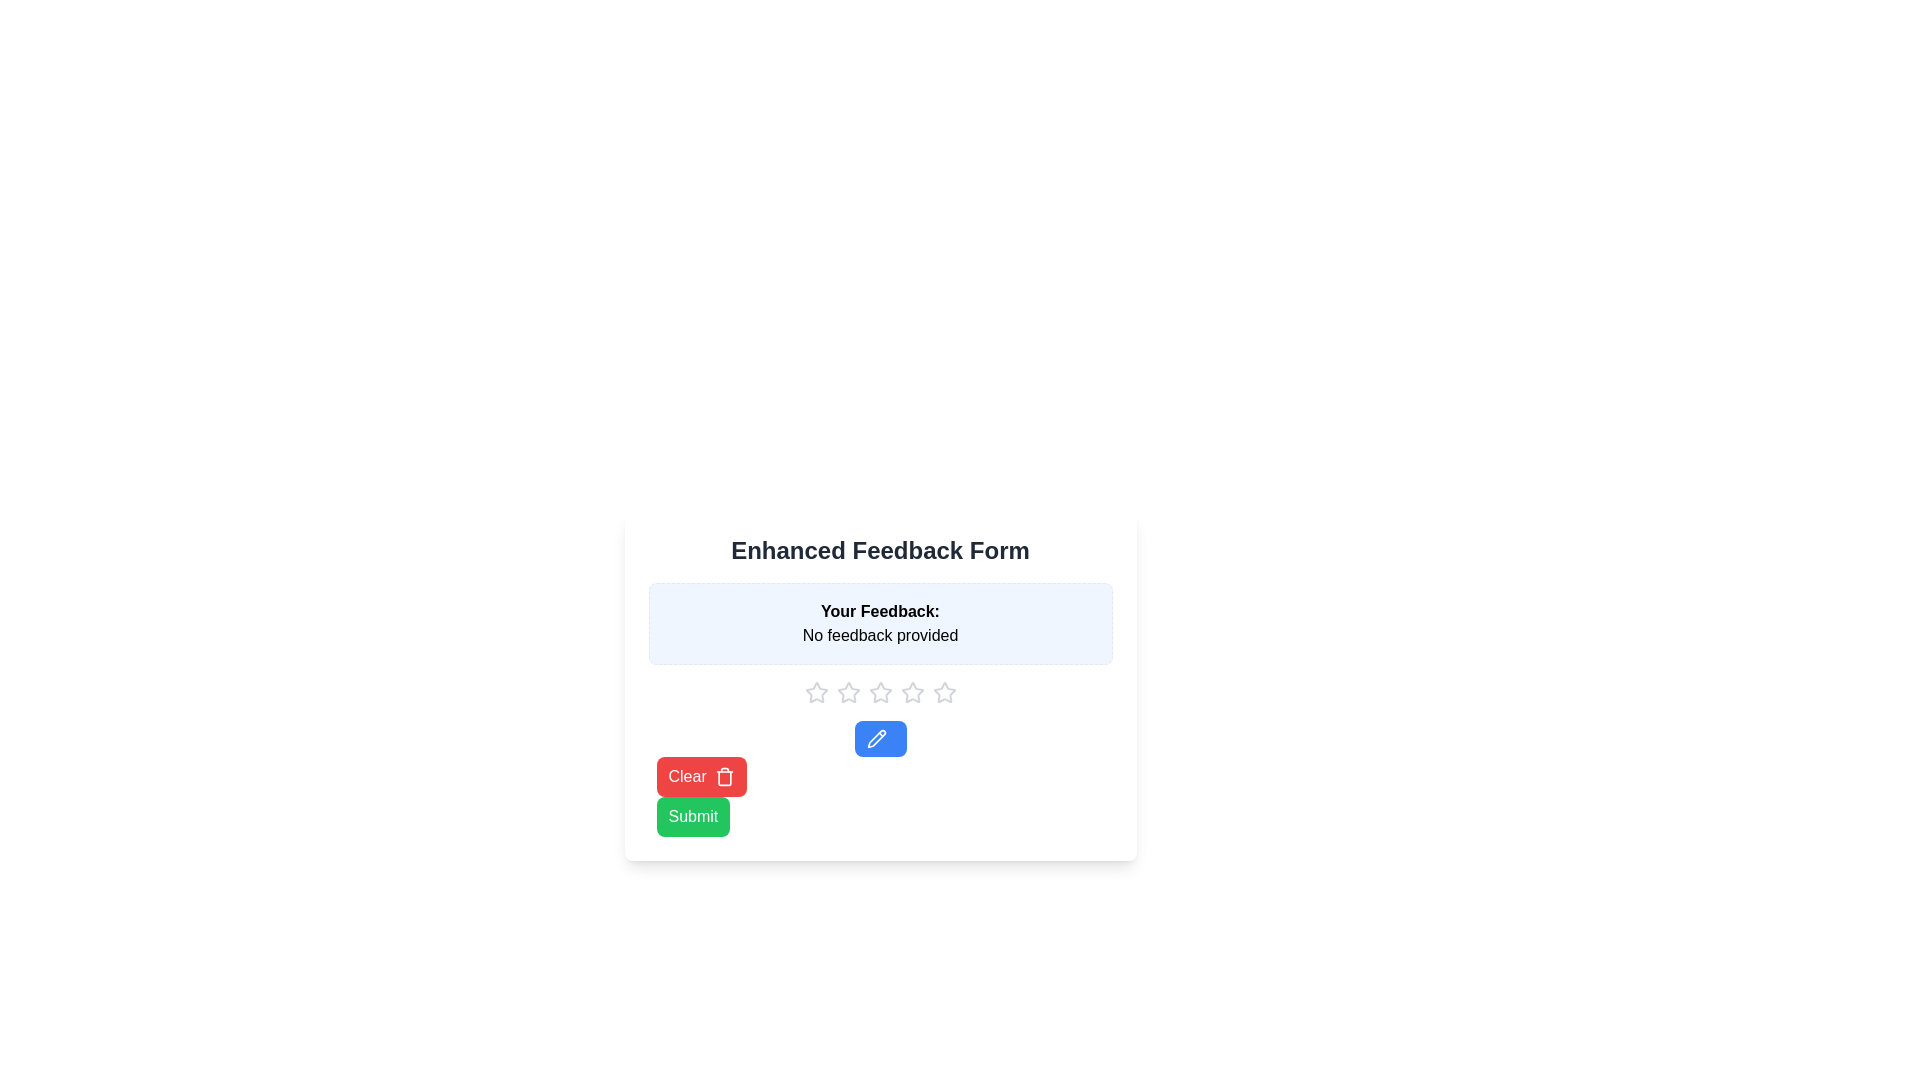 The height and width of the screenshot is (1080, 1920). I want to click on the third star icon in the rating interface, so click(911, 691).